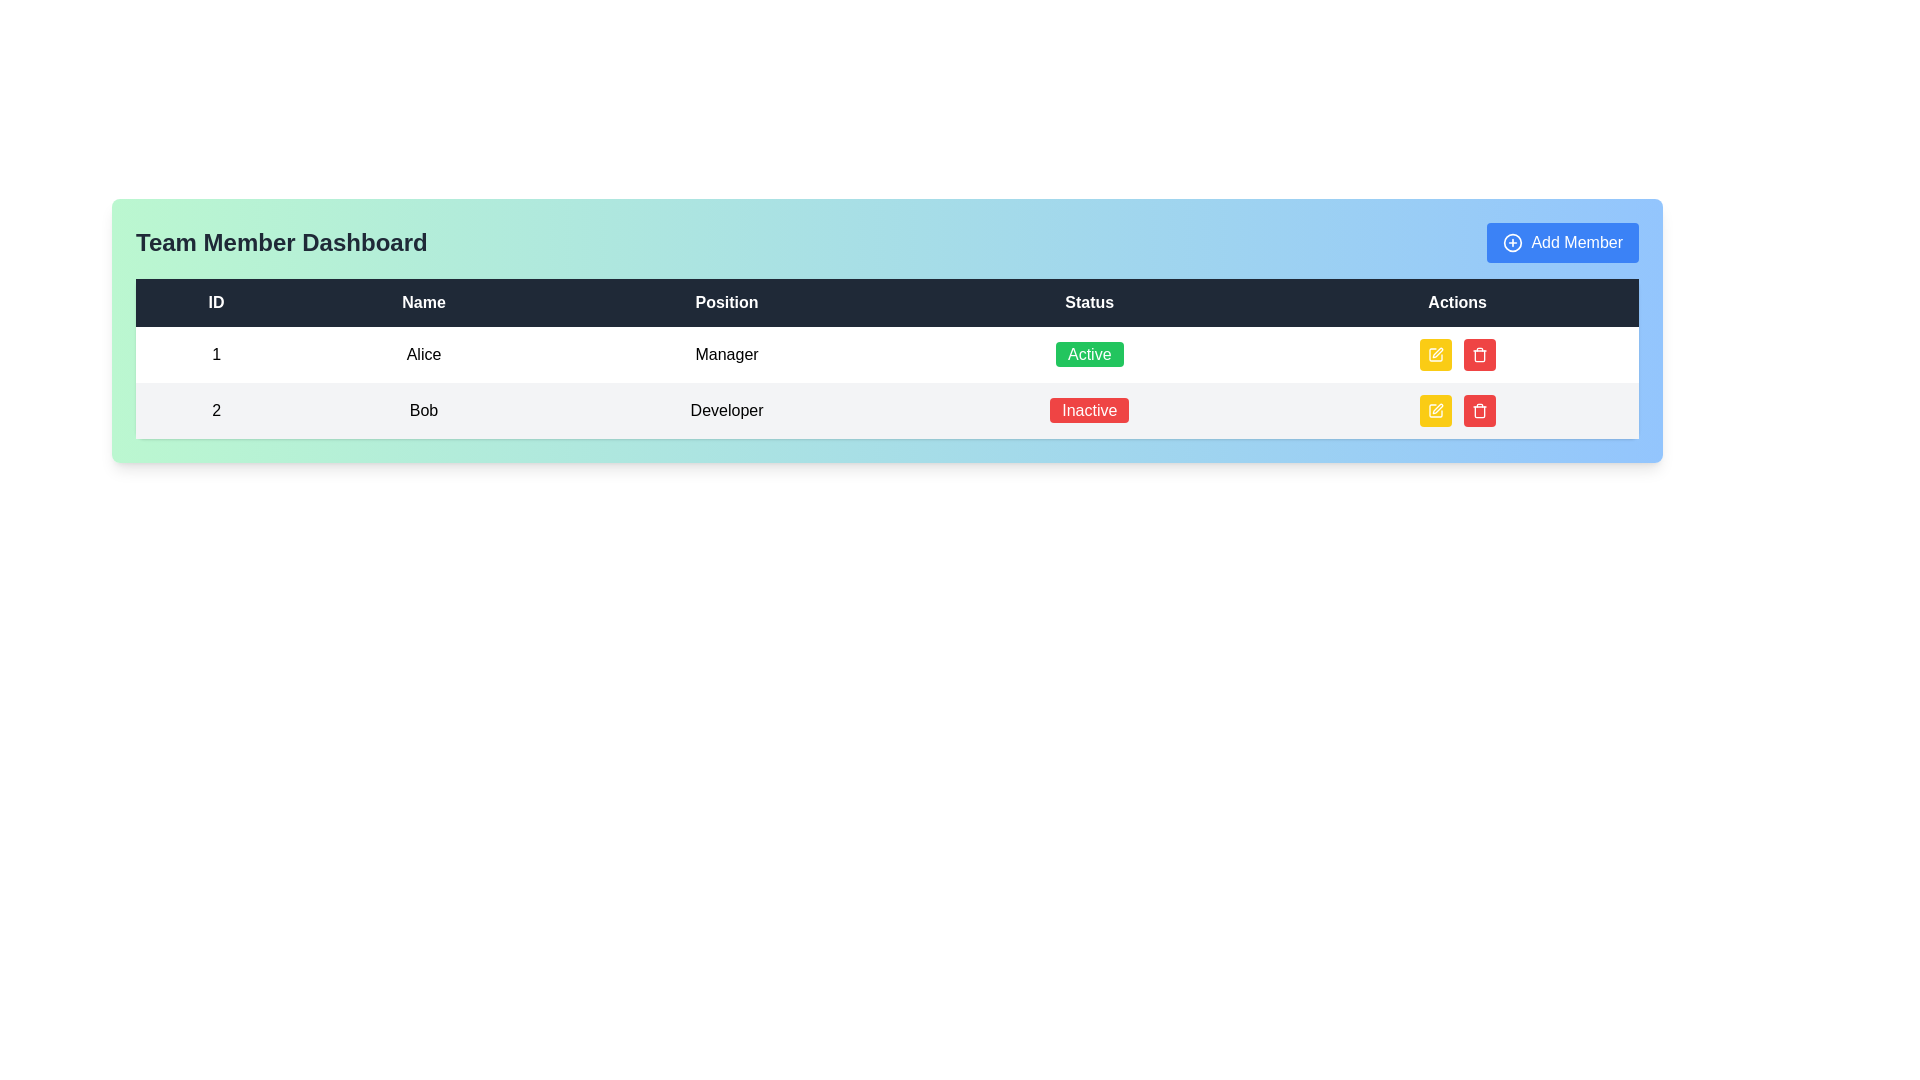 Image resolution: width=1920 pixels, height=1080 pixels. Describe the element at coordinates (1434, 410) in the screenshot. I see `the Icon button located in the 'Actions' column of the second row in the table` at that location.